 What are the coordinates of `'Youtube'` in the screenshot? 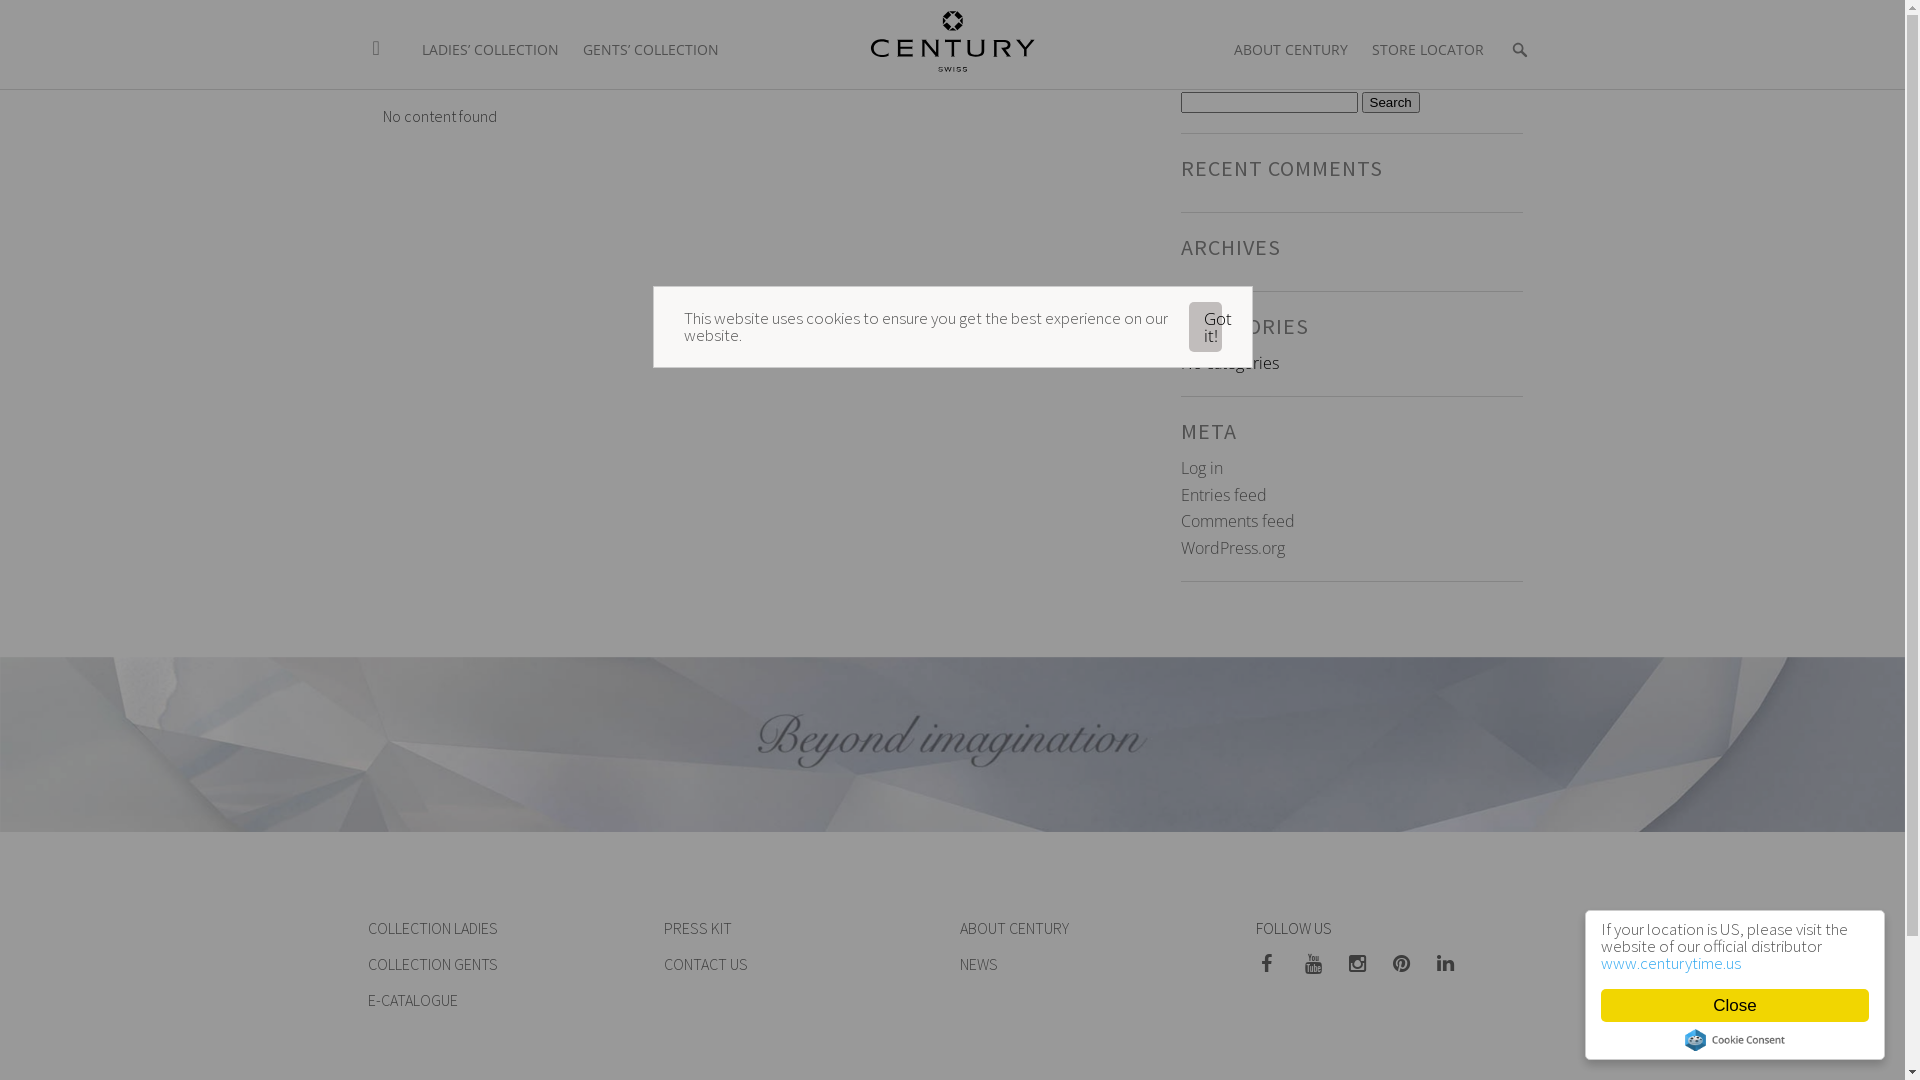 It's located at (1320, 963).